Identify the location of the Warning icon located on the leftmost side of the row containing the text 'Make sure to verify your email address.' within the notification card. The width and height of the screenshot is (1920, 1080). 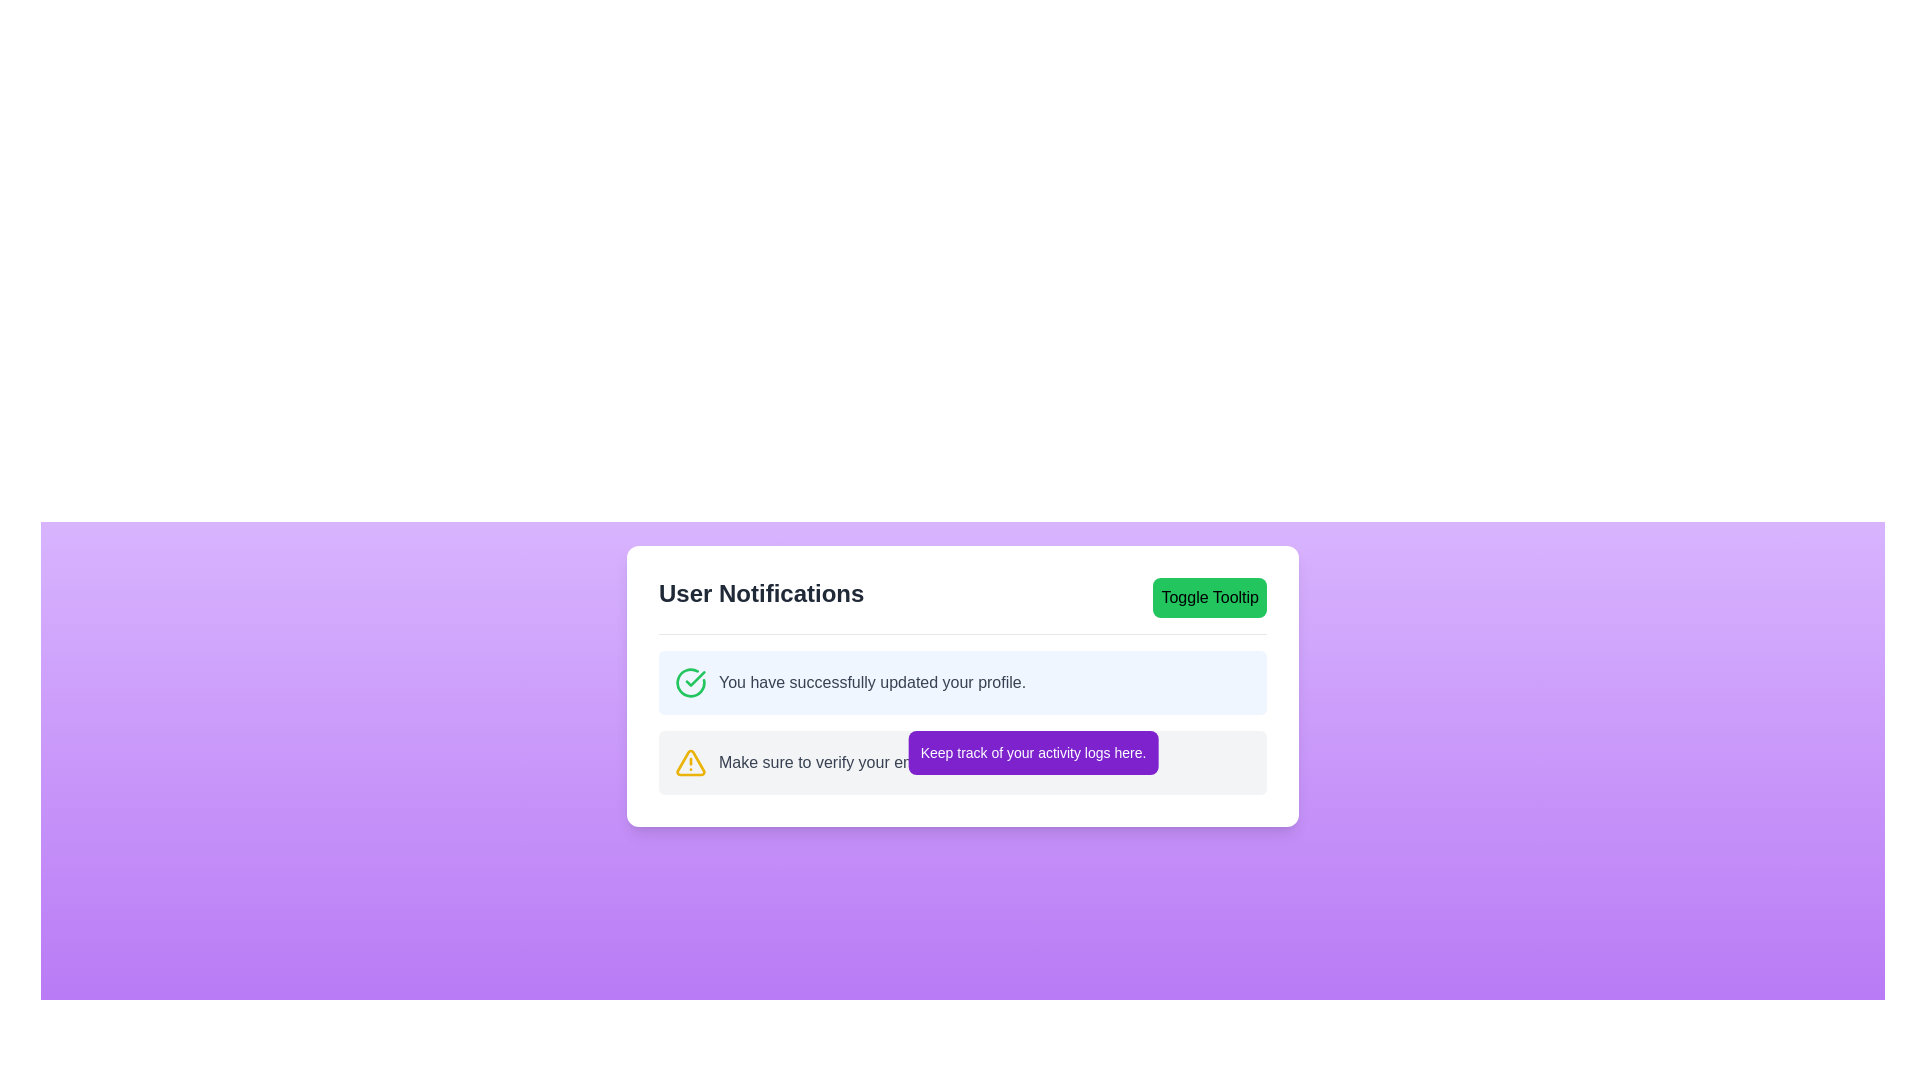
(691, 763).